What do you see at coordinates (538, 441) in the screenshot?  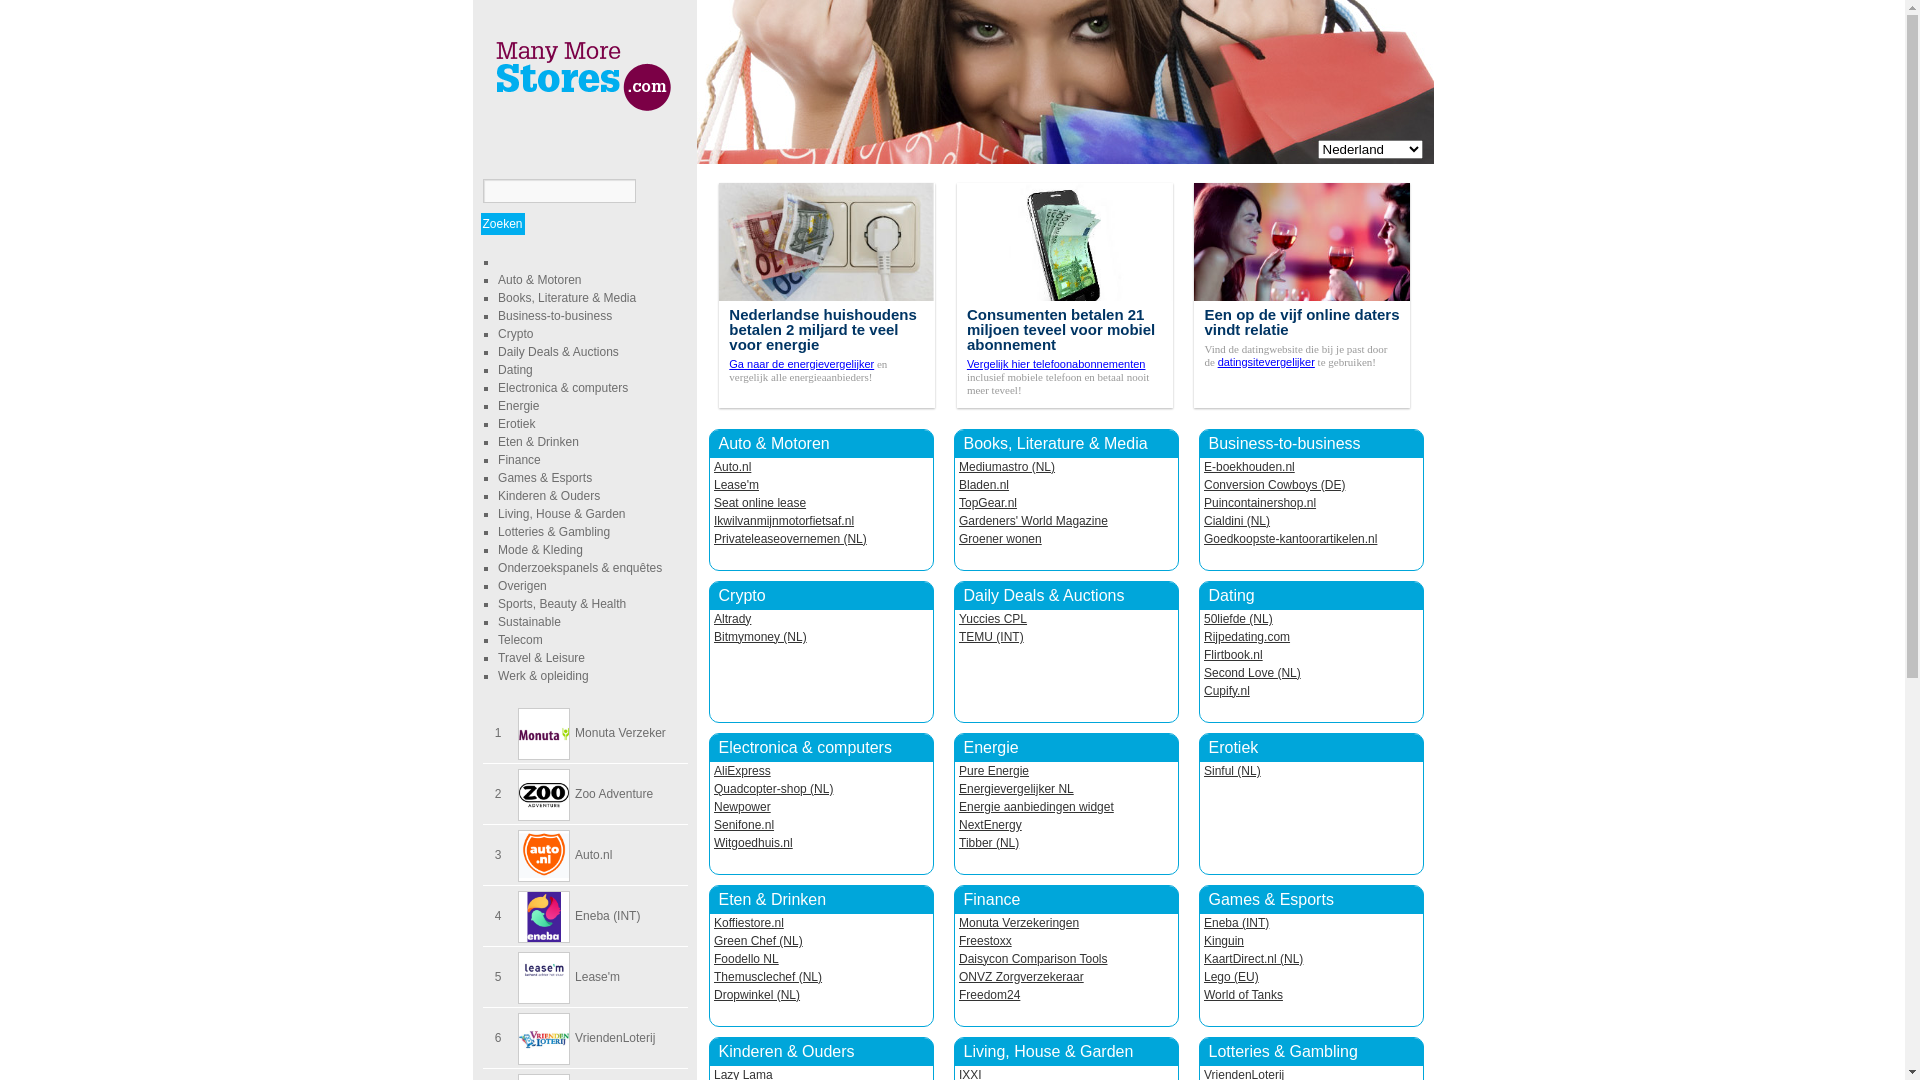 I see `'Eten & Drinken'` at bounding box center [538, 441].